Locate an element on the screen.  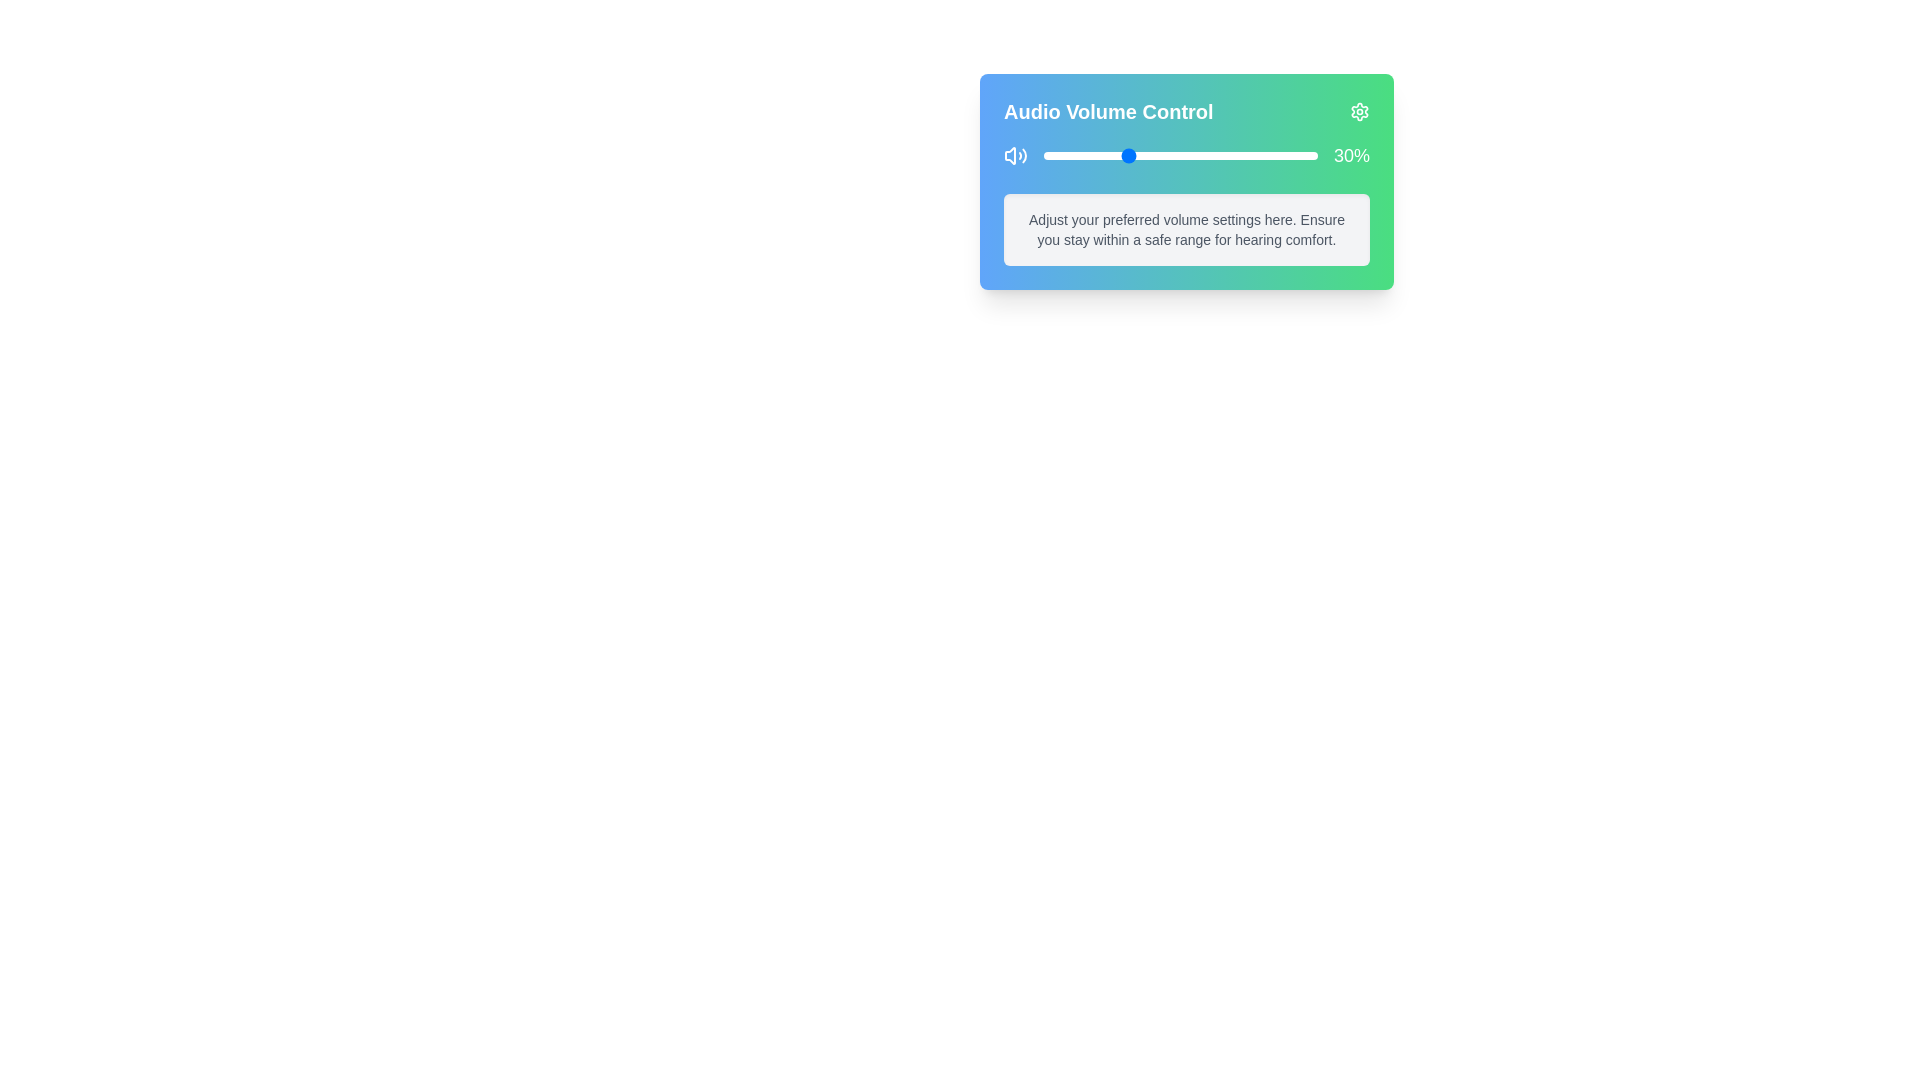
the informational text area to ensure it is readable is located at coordinates (1186, 229).